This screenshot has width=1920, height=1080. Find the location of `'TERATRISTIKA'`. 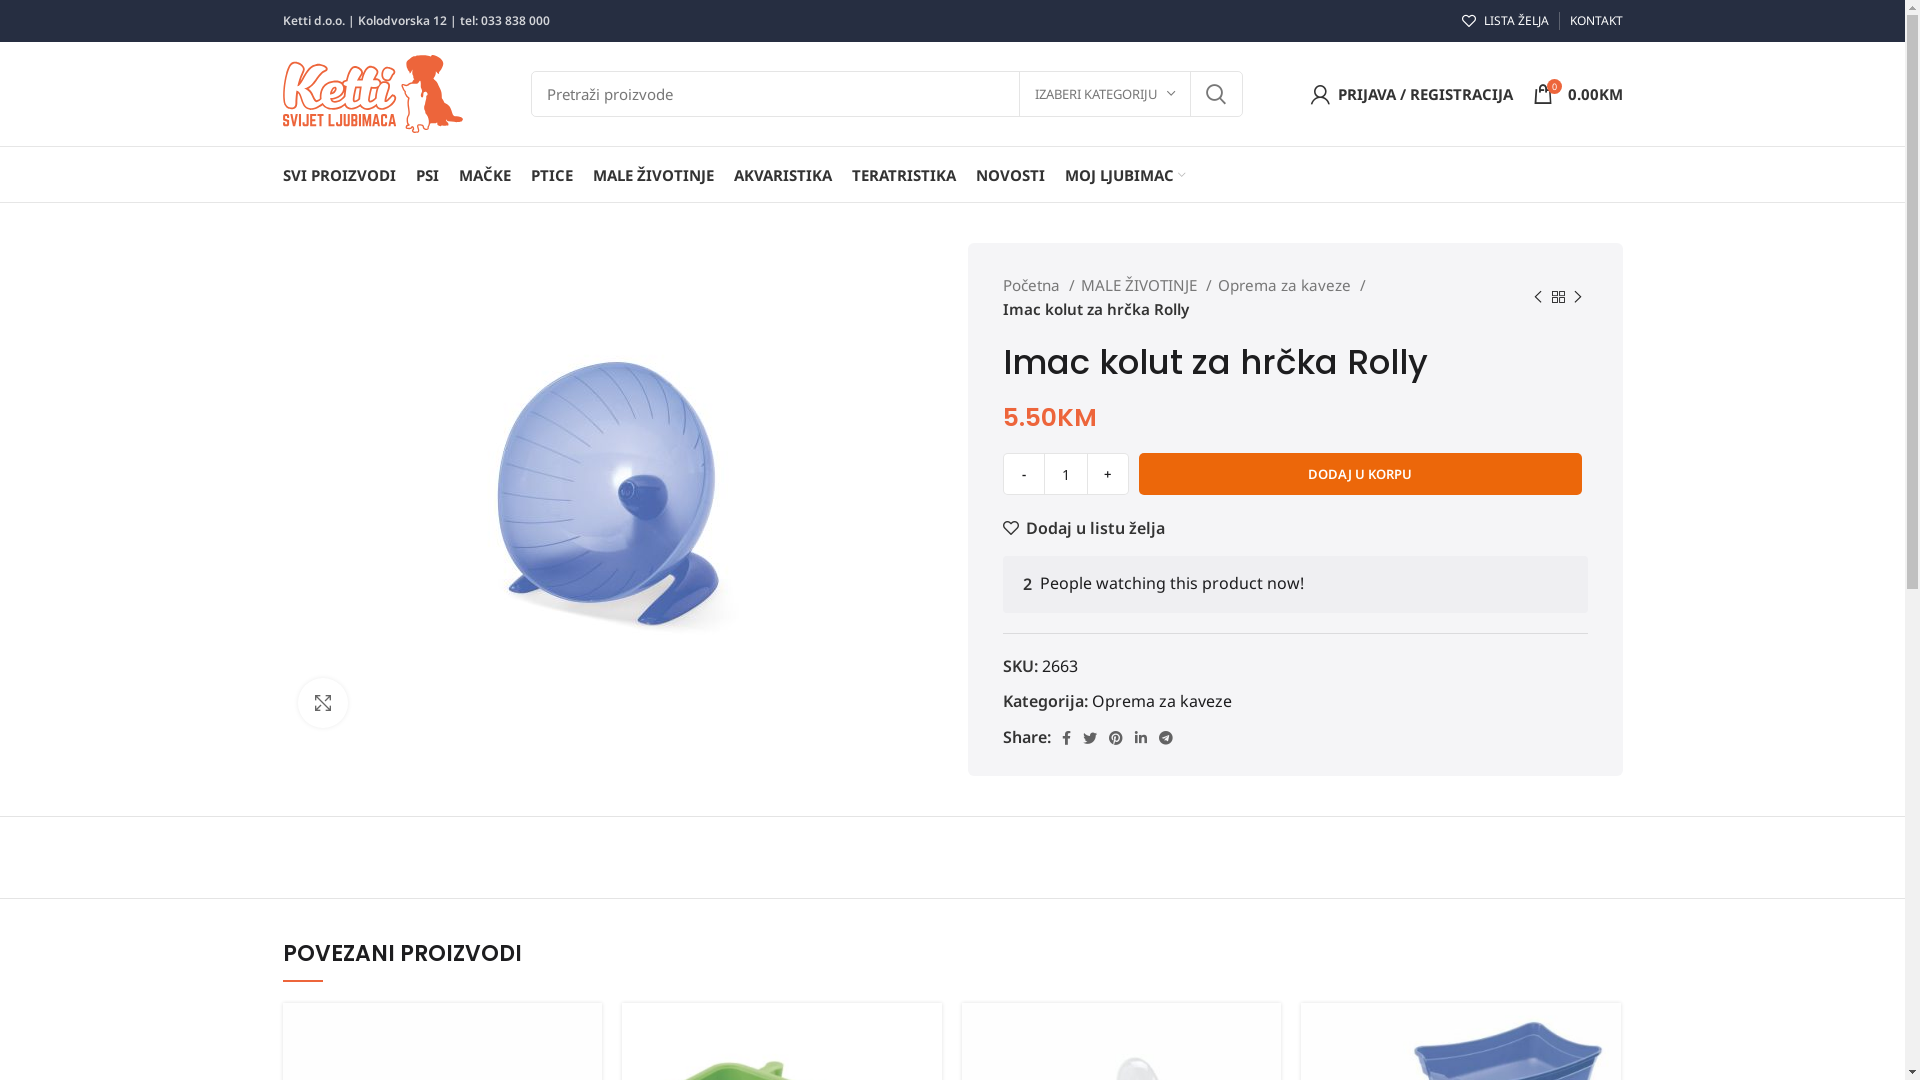

'TERATRISTIKA' is located at coordinates (841, 172).